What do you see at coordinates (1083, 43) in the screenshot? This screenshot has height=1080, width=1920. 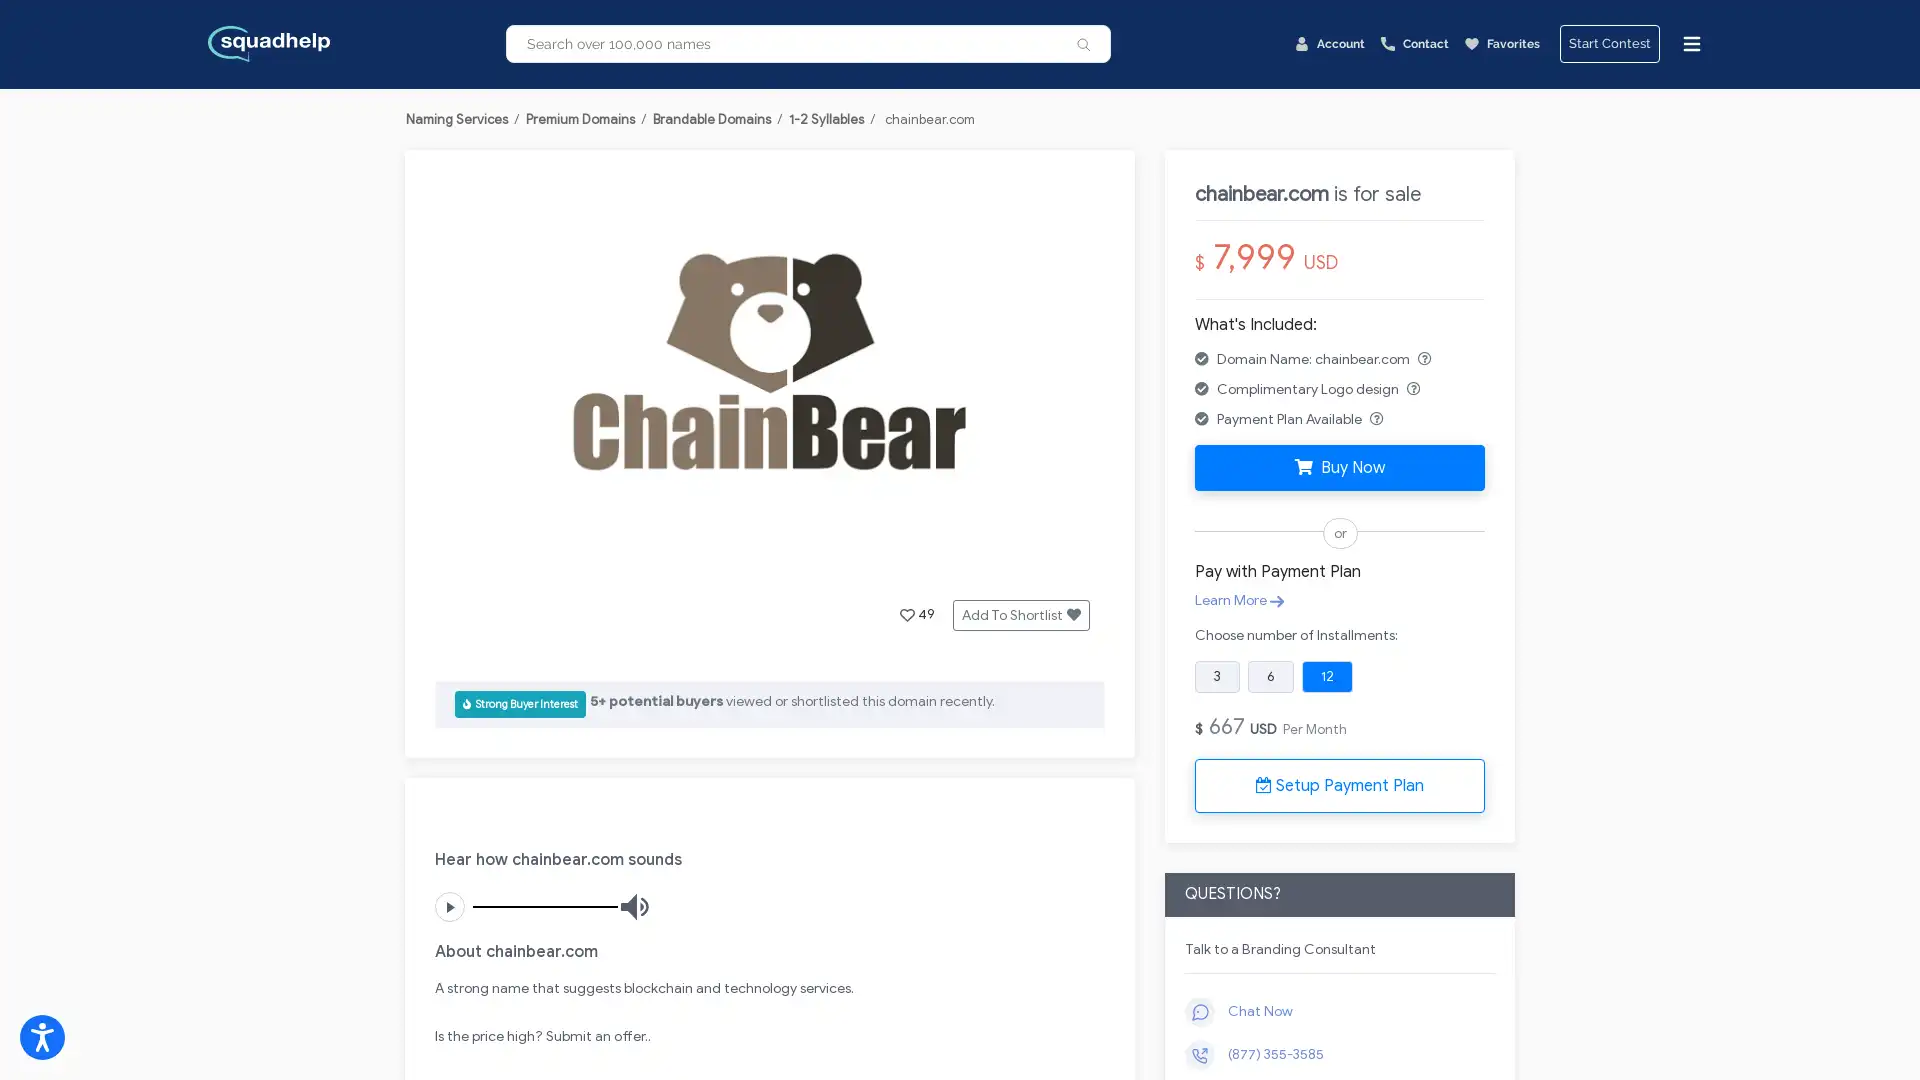 I see `Search premium domains` at bounding box center [1083, 43].